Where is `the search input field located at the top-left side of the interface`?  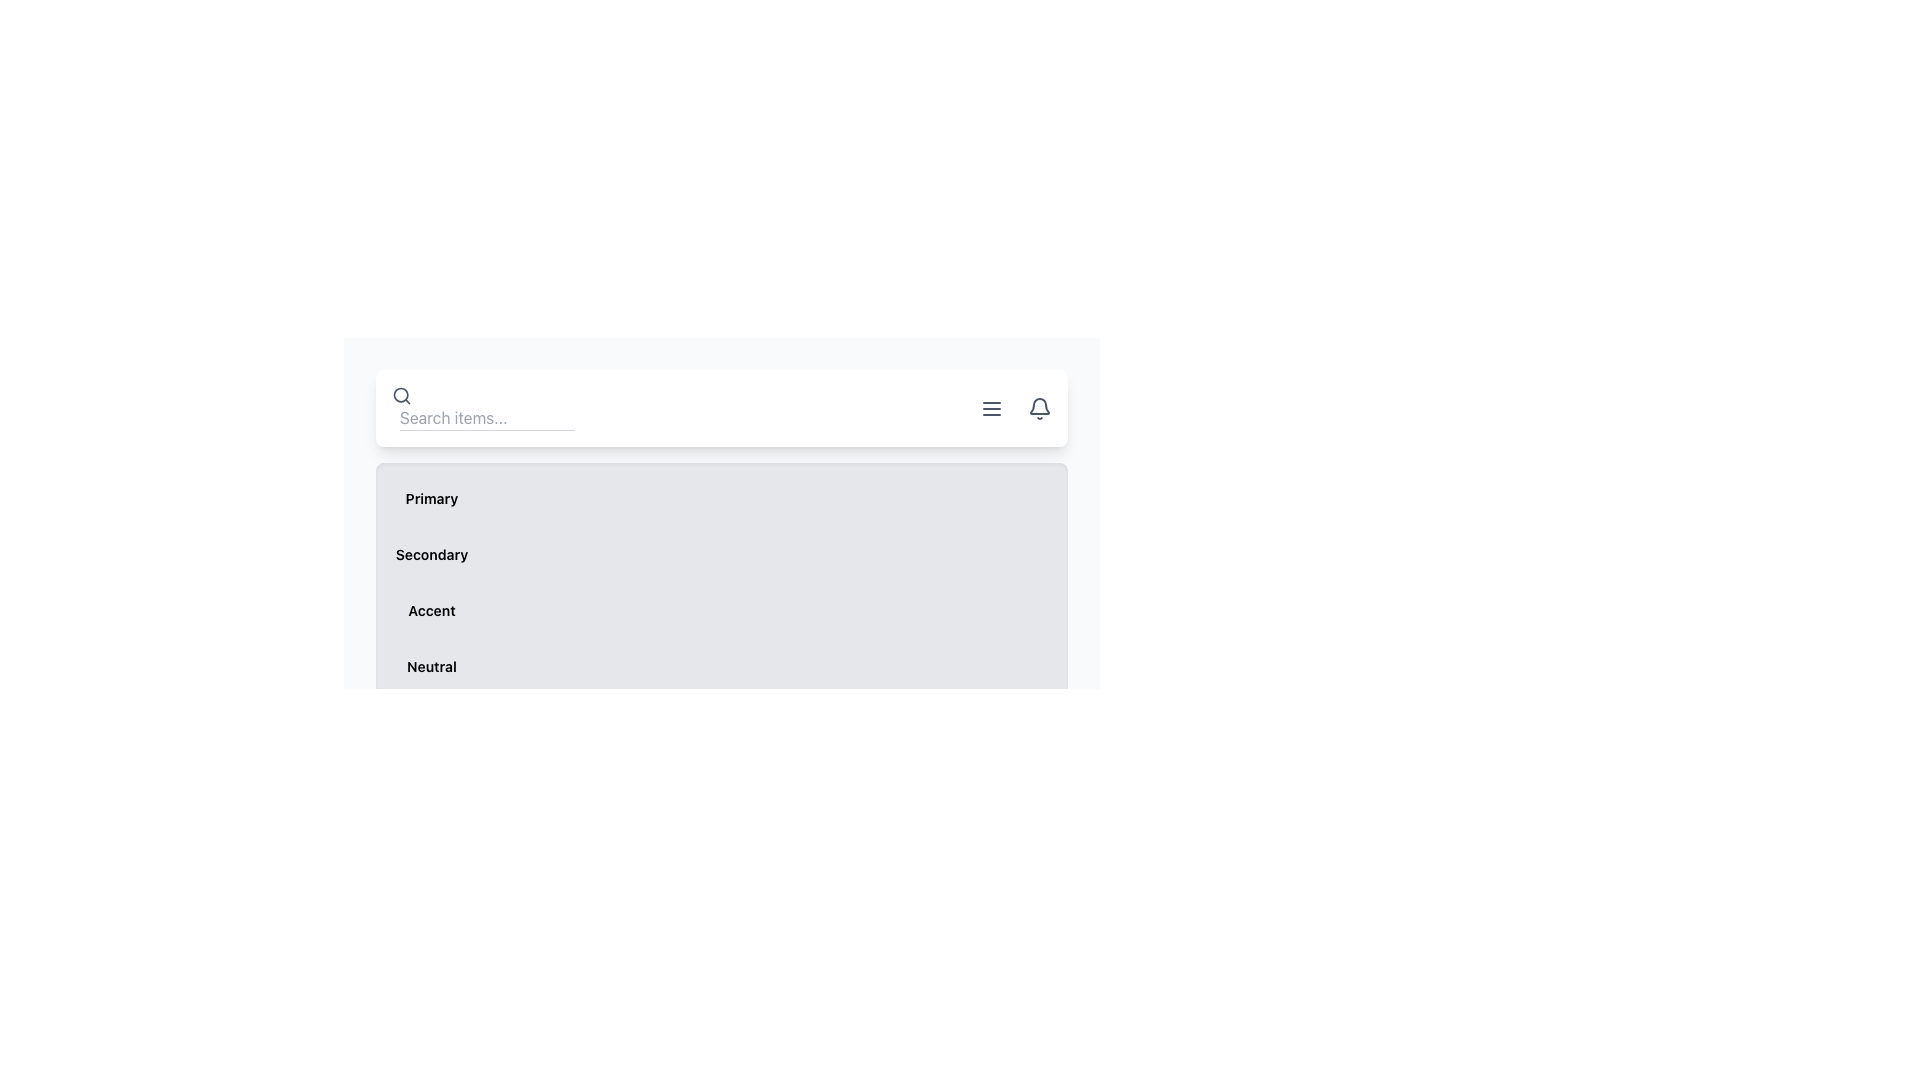 the search input field located at the top-left side of the interface is located at coordinates (483, 407).